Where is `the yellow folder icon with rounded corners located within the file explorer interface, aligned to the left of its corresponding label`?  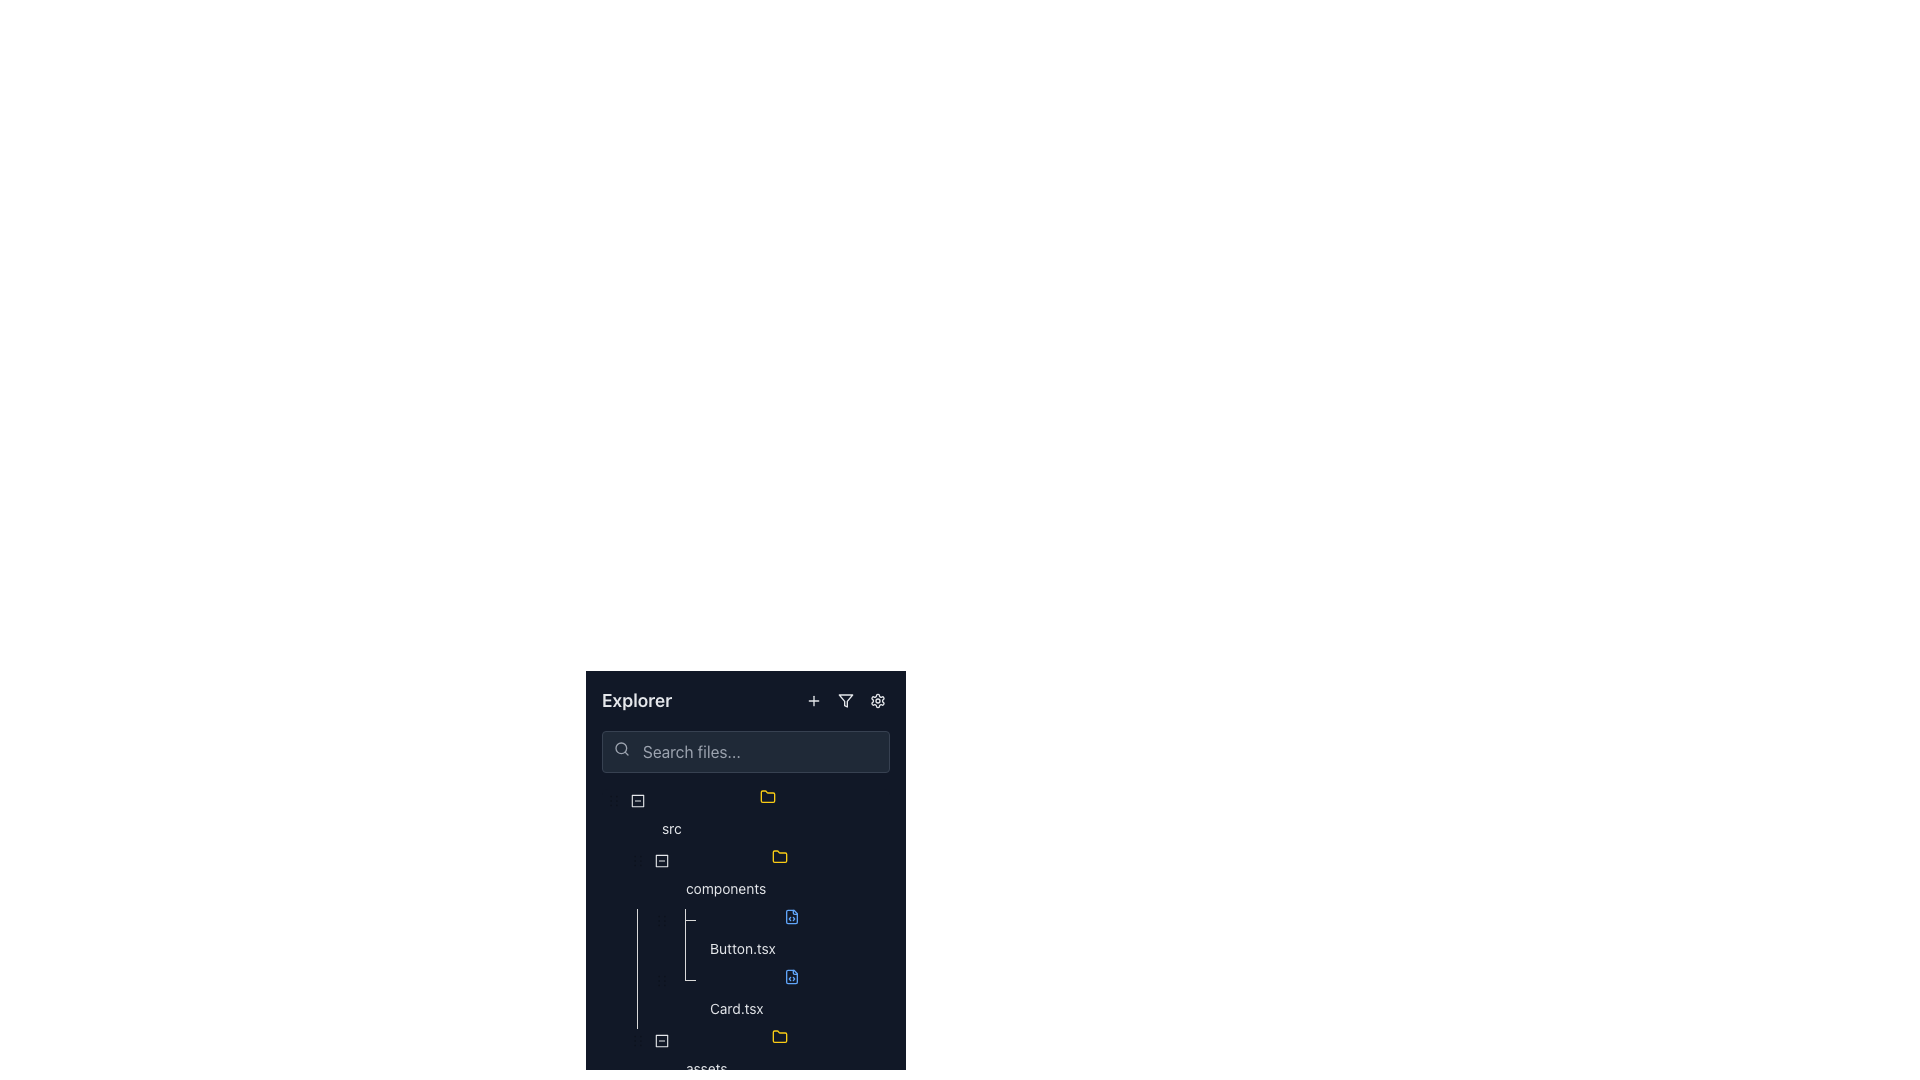 the yellow folder icon with rounded corners located within the file explorer interface, aligned to the left of its corresponding label is located at coordinates (778, 1036).